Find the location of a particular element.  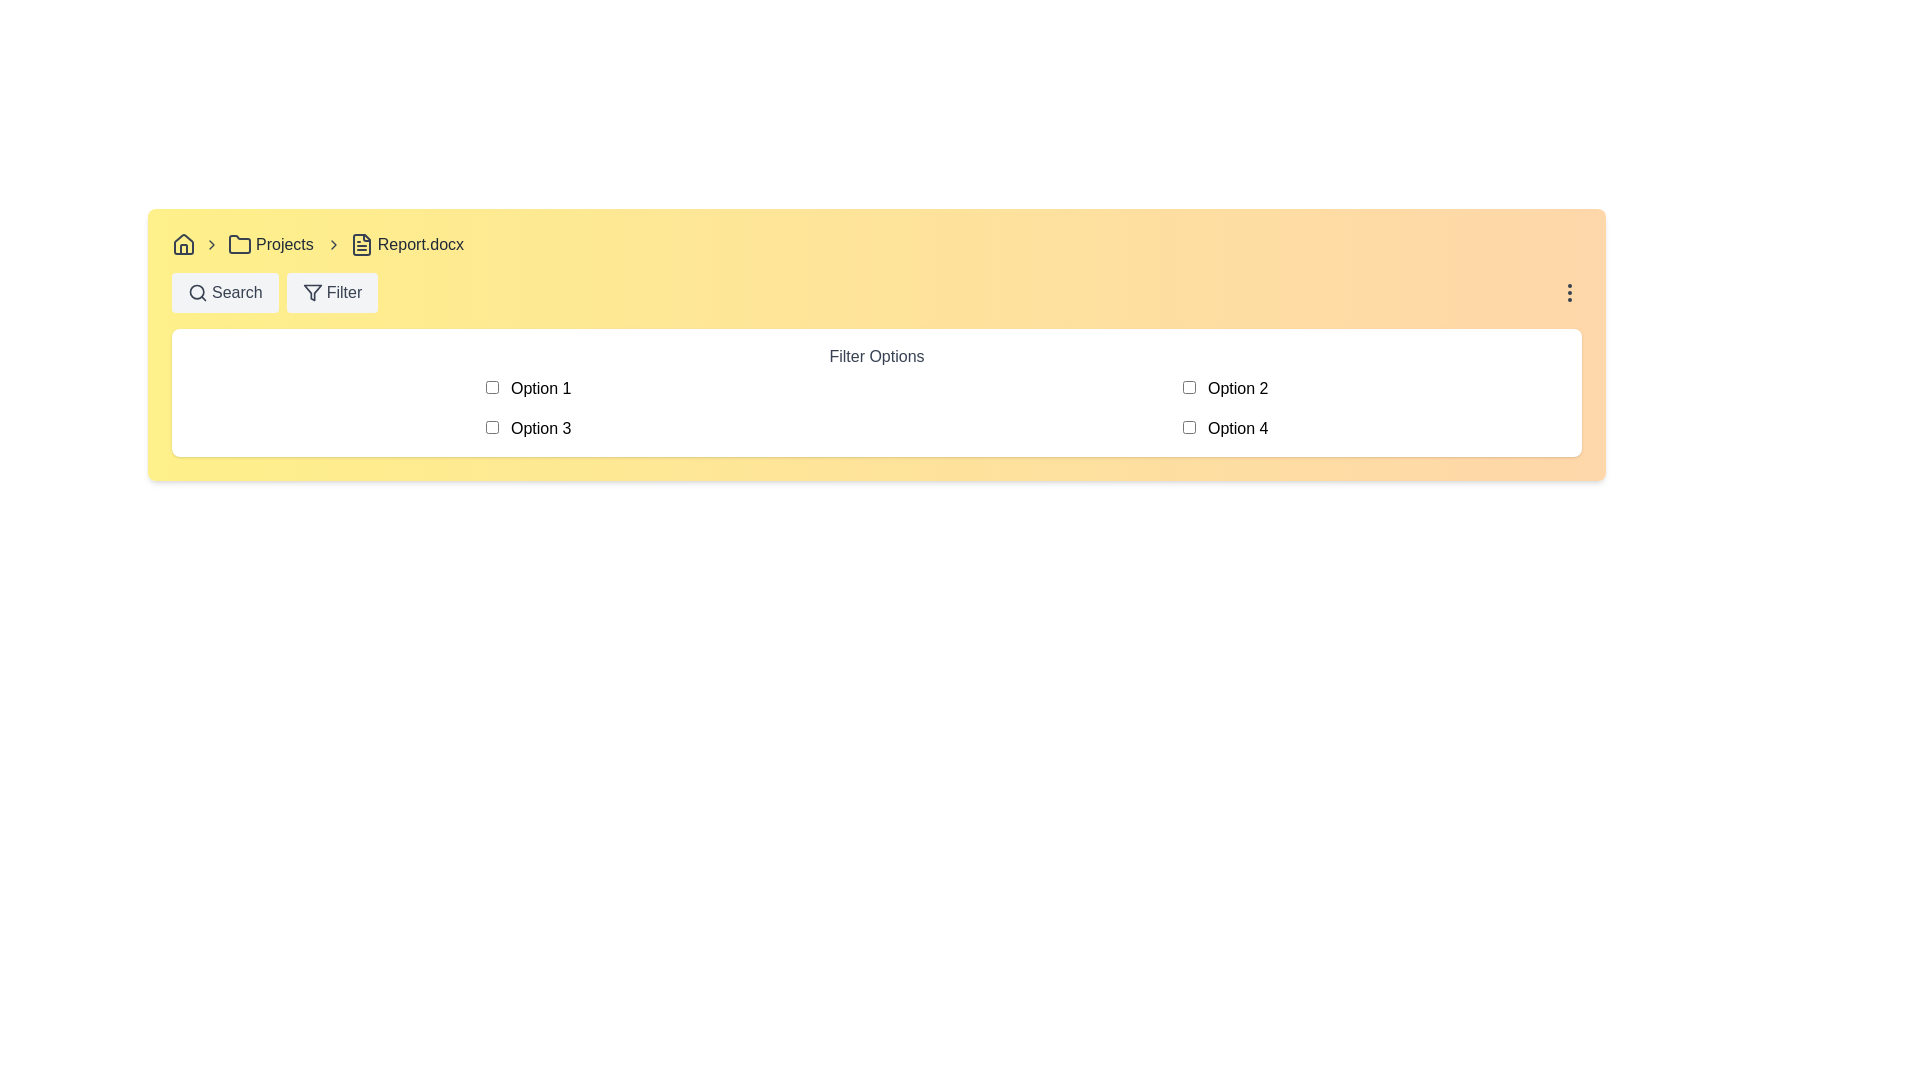

the right-pointing arrow icon in the breadcrumb navigation bar located between 'Projects' and 'Report.docx' is located at coordinates (333, 244).